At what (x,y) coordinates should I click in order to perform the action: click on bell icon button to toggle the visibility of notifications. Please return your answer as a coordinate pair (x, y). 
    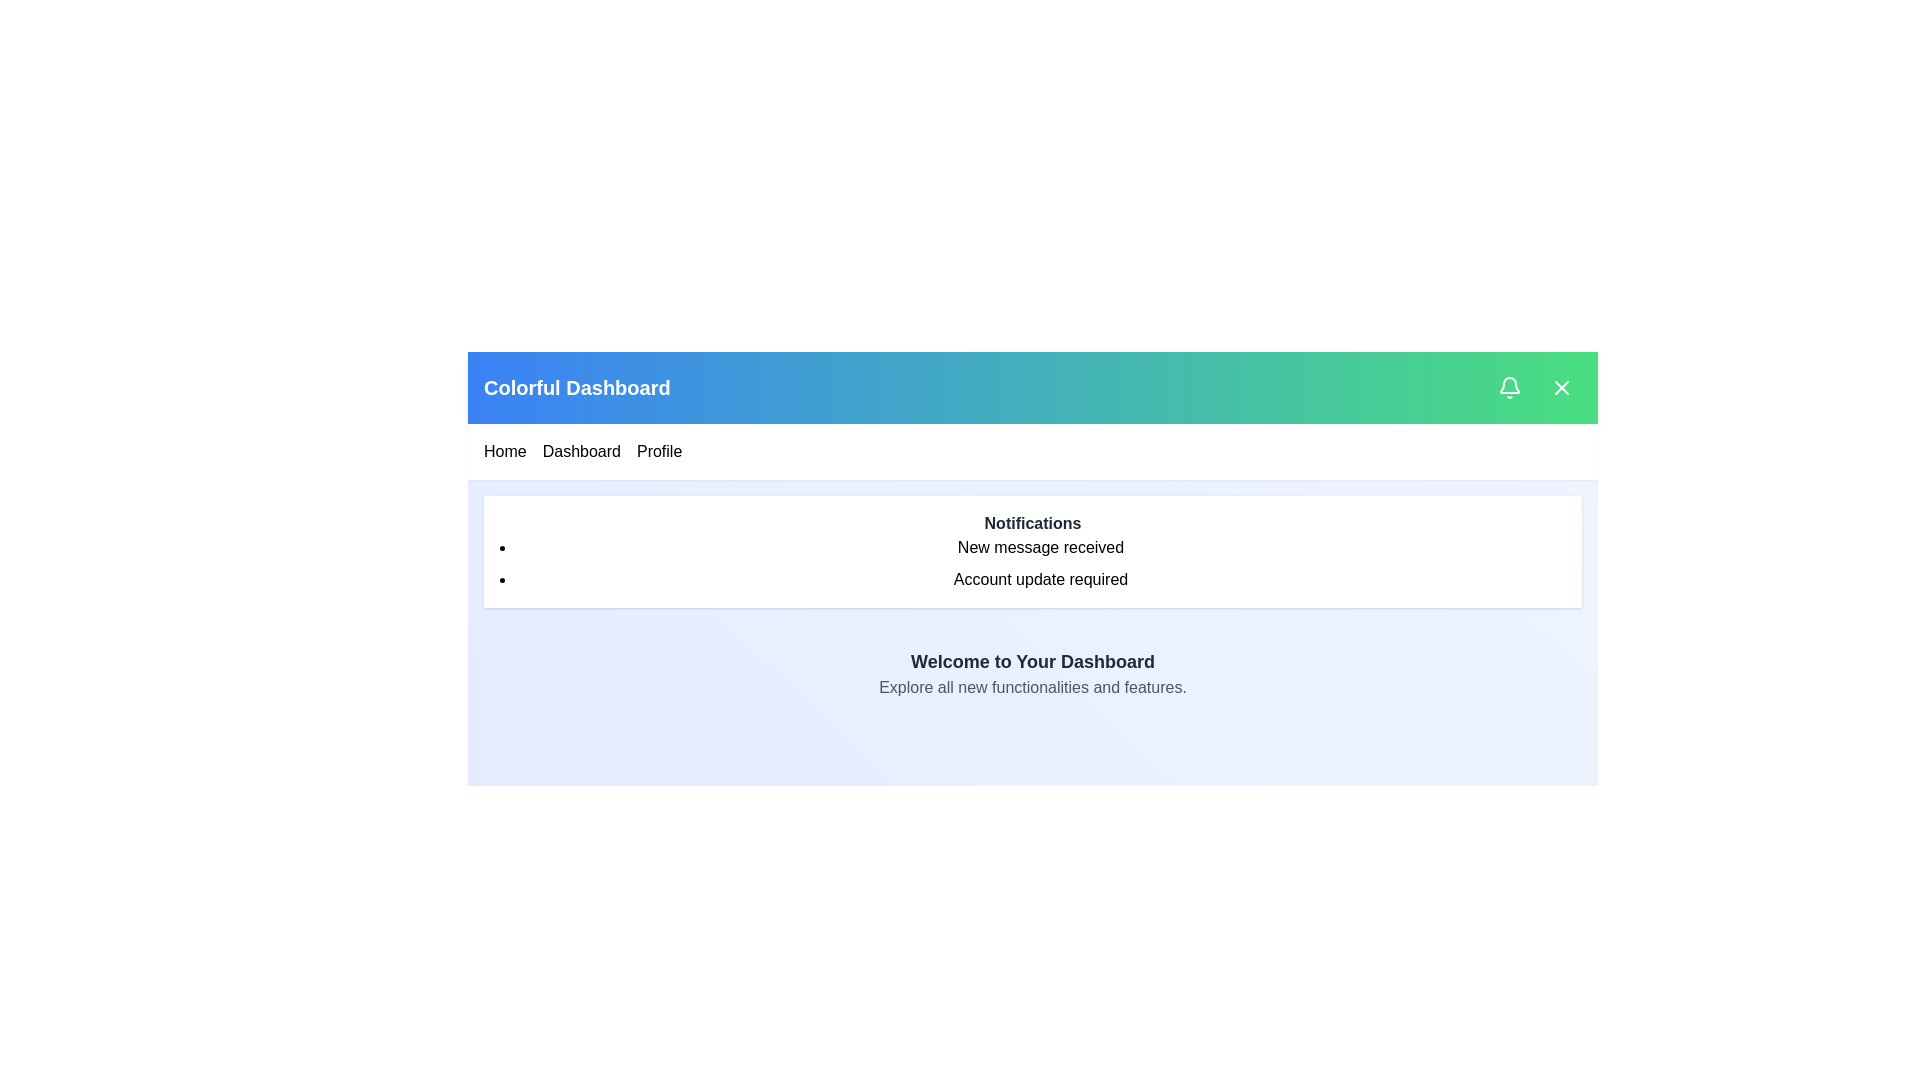
    Looking at the image, I should click on (1510, 388).